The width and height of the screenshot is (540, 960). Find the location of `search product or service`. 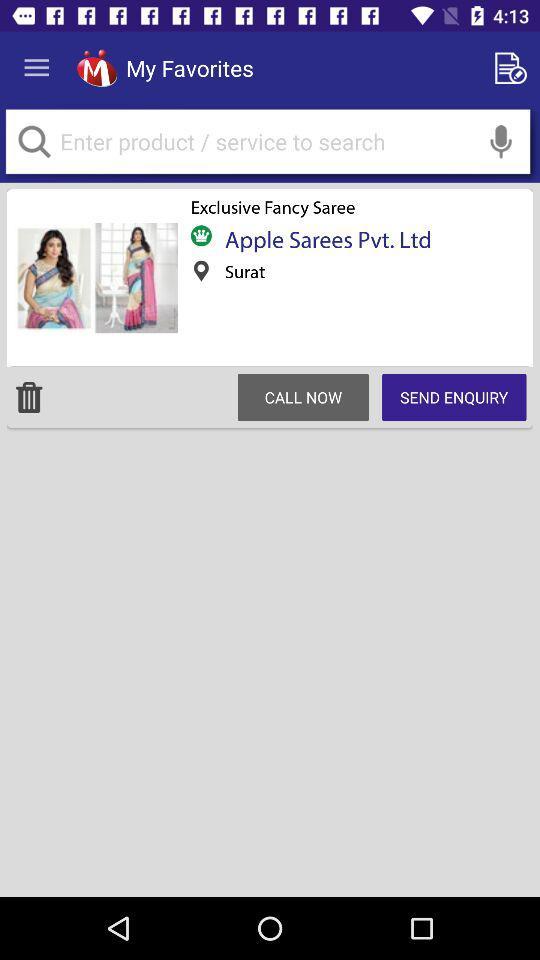

search product or service is located at coordinates (267, 140).